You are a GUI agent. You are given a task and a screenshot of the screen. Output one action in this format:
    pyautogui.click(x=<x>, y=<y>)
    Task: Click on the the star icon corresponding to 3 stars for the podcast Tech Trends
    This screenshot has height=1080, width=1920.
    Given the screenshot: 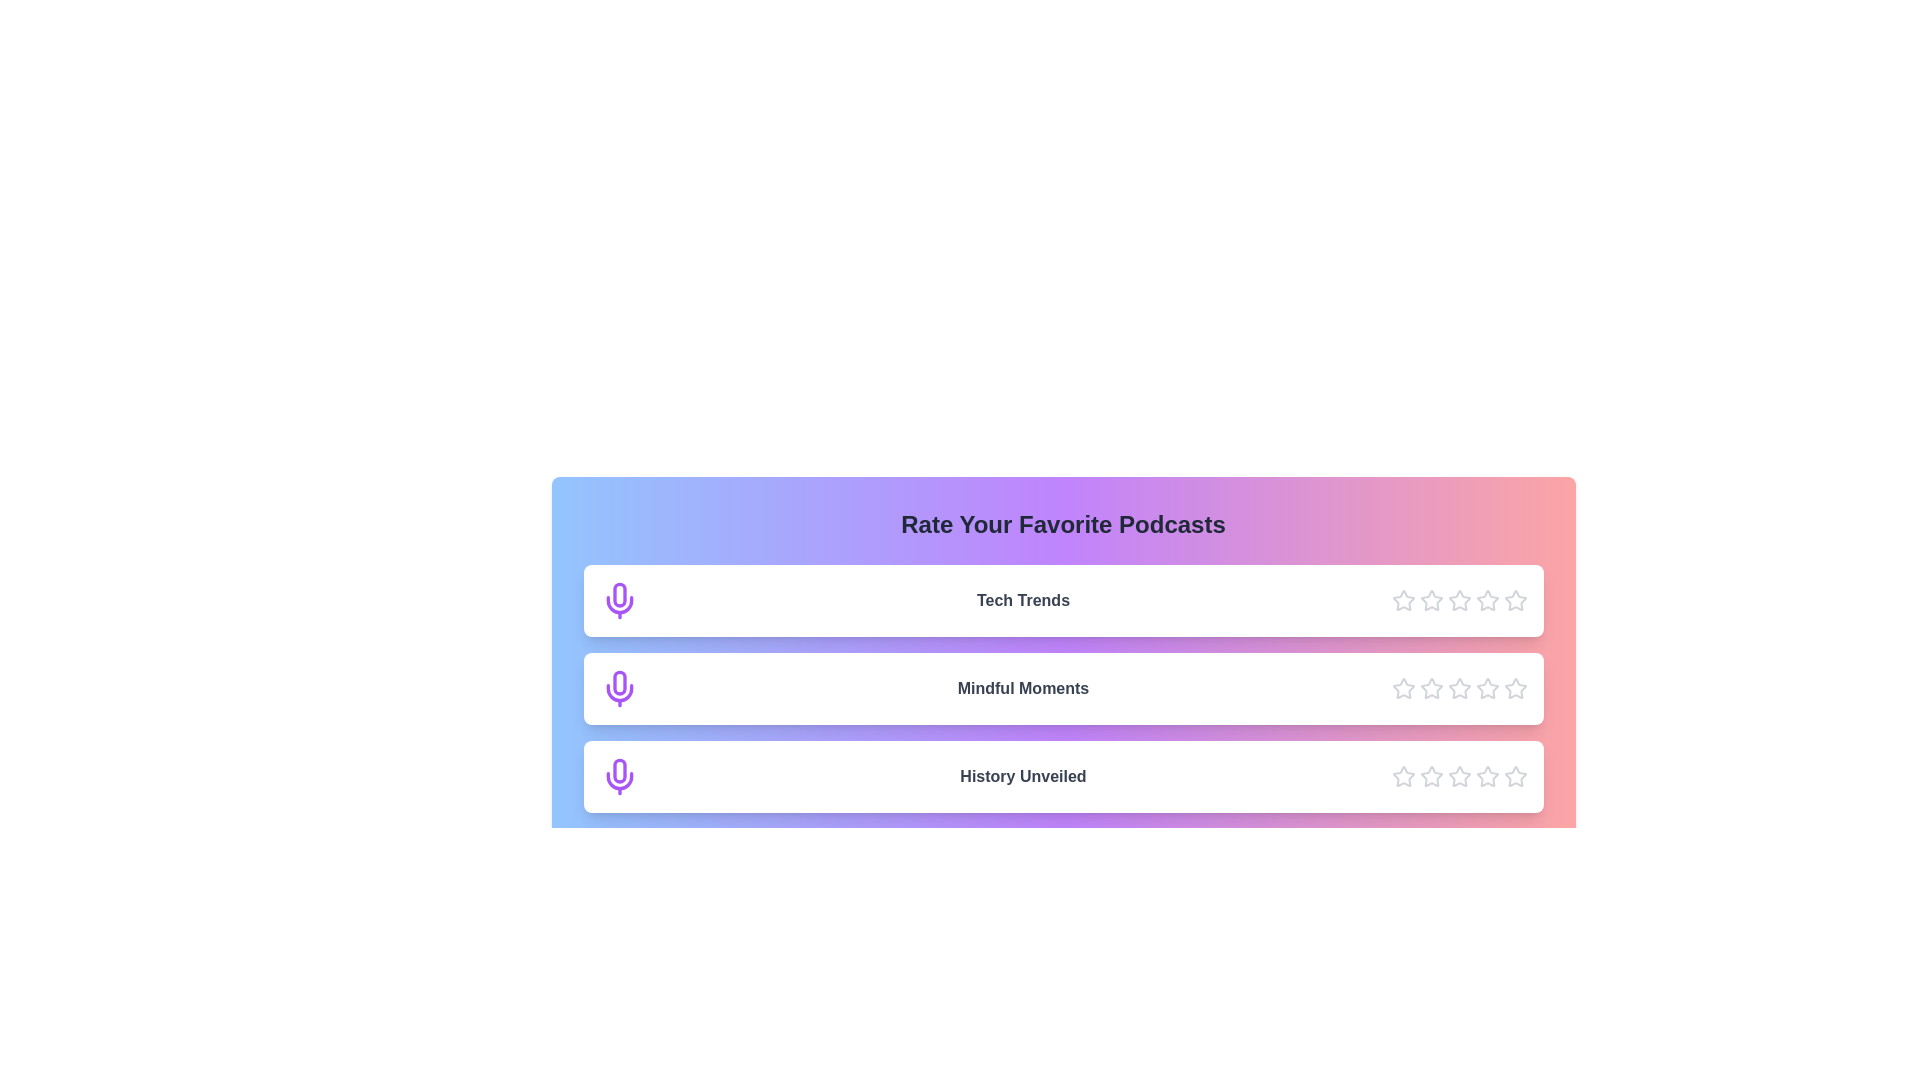 What is the action you would take?
    pyautogui.click(x=1459, y=600)
    